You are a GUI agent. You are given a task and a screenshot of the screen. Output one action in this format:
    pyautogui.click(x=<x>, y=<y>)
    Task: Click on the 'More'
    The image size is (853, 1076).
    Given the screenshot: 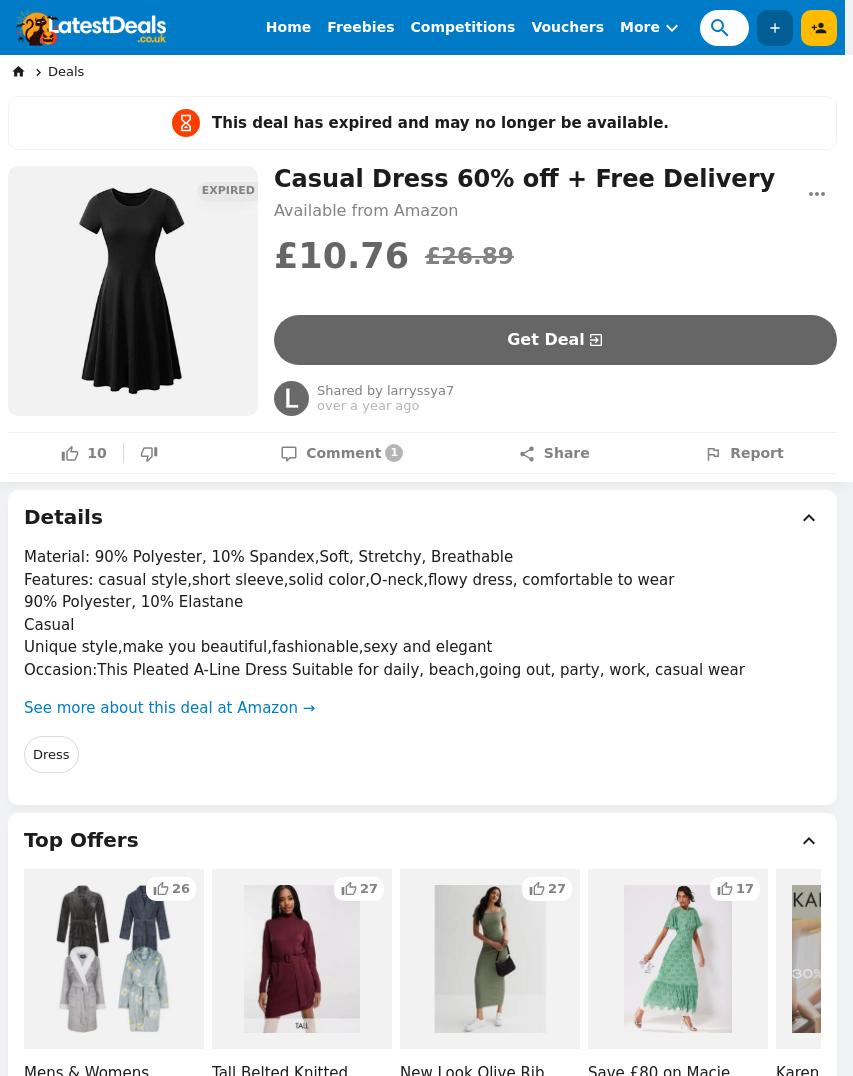 What is the action you would take?
    pyautogui.click(x=640, y=26)
    